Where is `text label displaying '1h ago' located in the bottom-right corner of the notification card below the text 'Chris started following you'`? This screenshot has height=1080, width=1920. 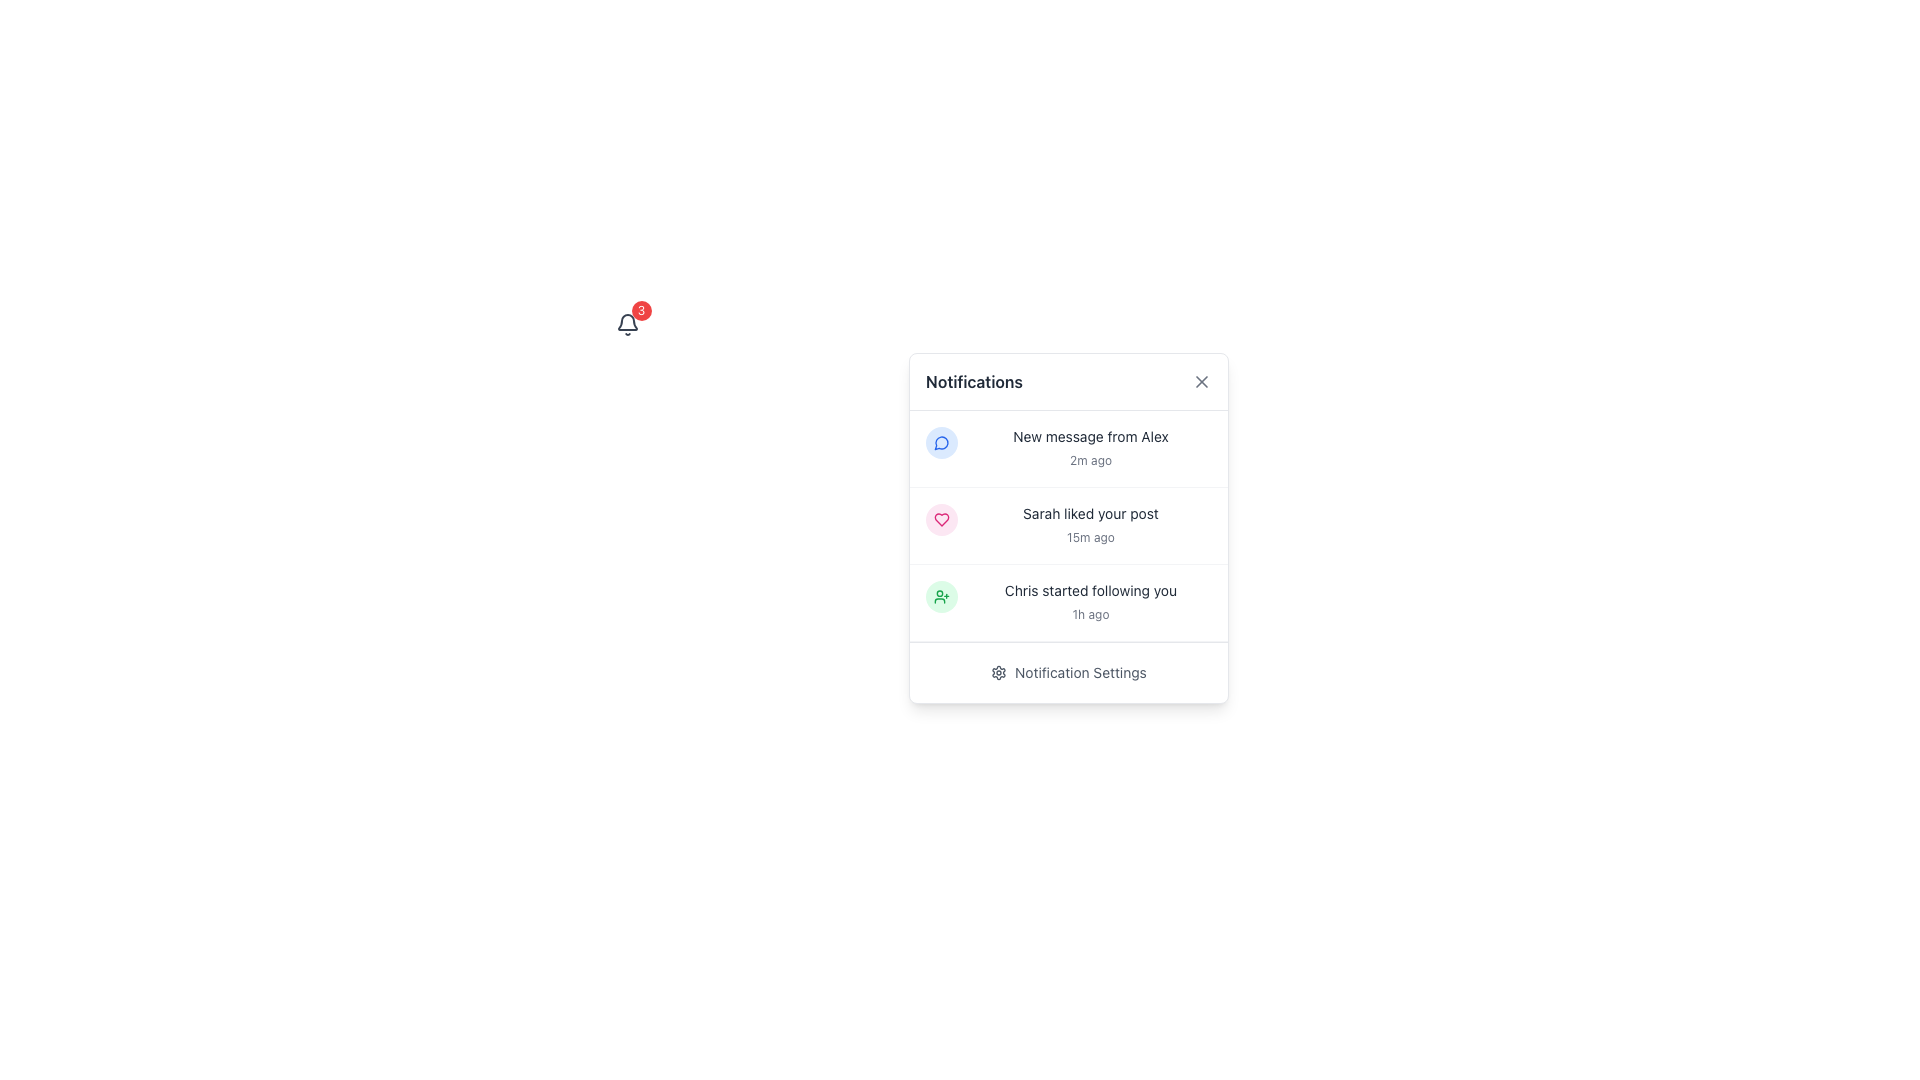 text label displaying '1h ago' located in the bottom-right corner of the notification card below the text 'Chris started following you' is located at coordinates (1089, 613).